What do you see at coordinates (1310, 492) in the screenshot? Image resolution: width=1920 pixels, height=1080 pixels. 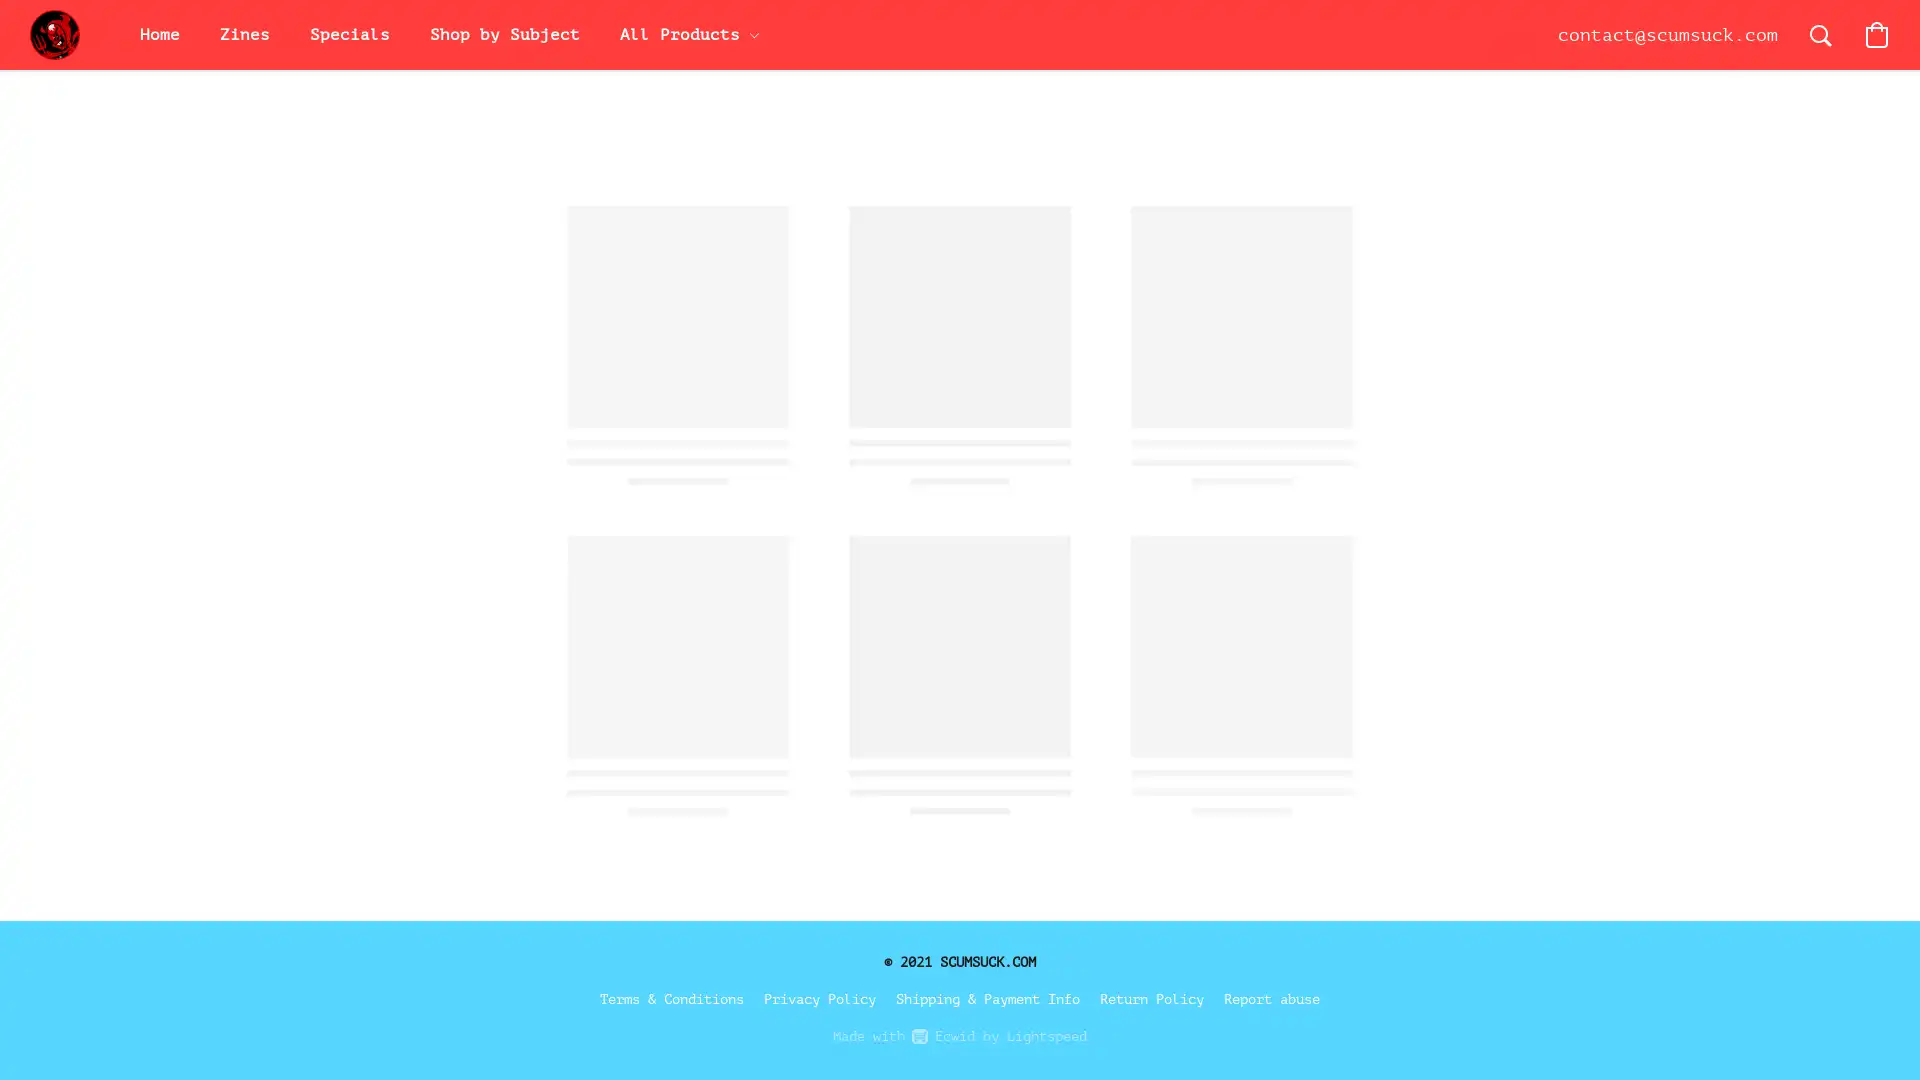 I see `Add to Bag` at bounding box center [1310, 492].